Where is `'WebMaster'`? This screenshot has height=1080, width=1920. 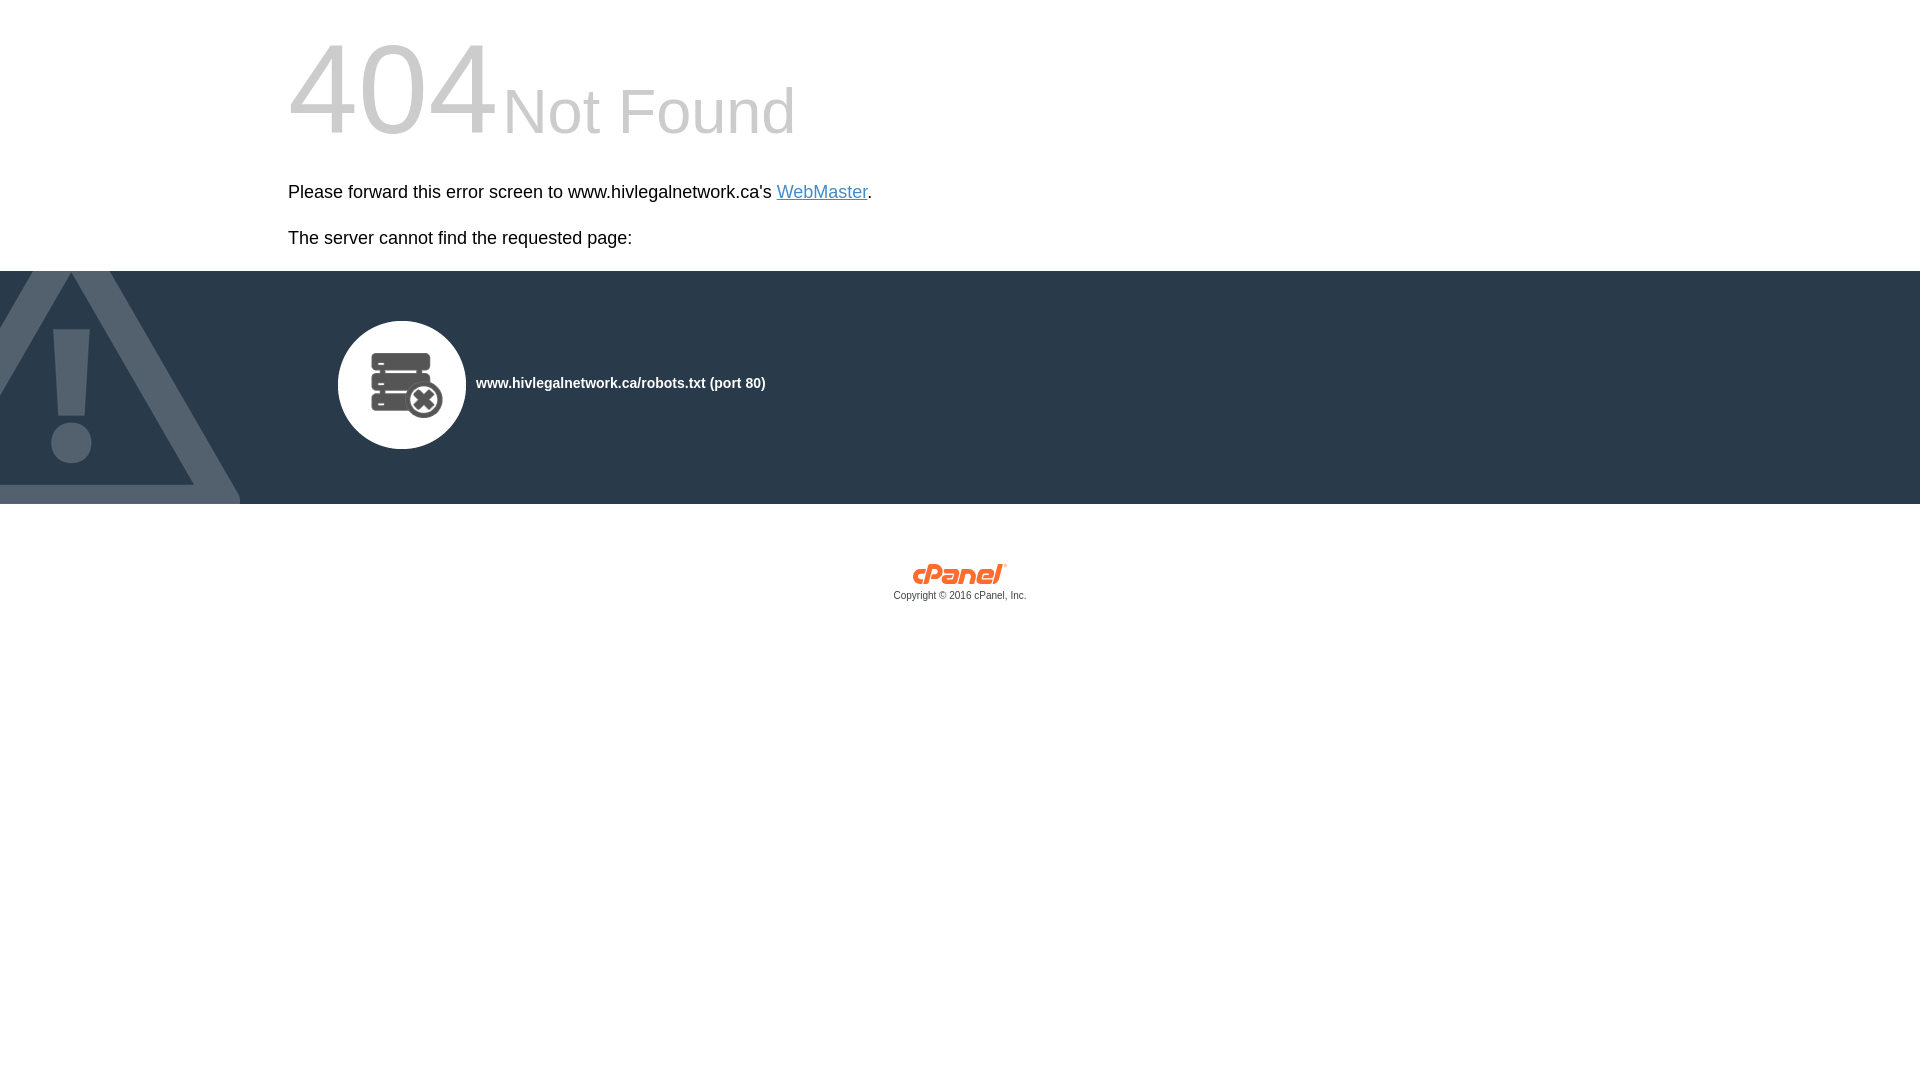
'WebMaster' is located at coordinates (776, 192).